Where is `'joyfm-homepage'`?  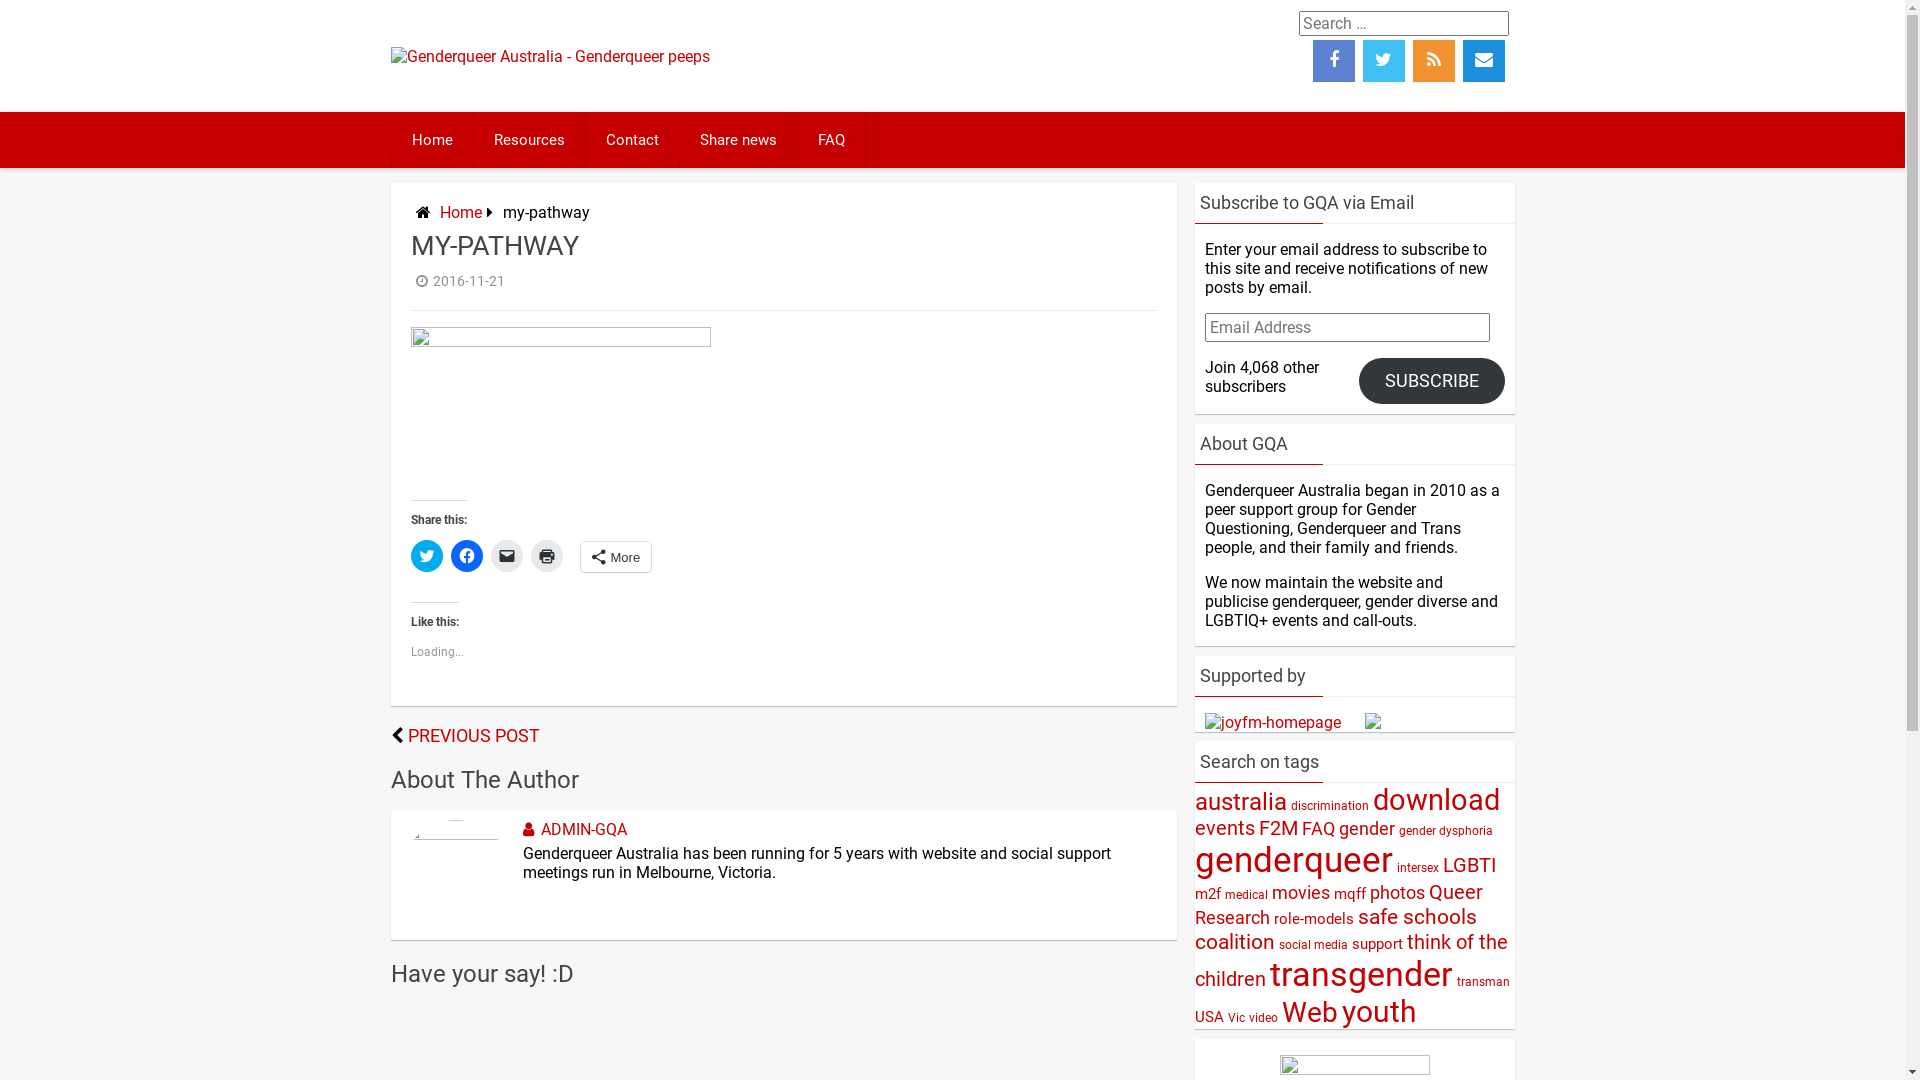
'joyfm-homepage' is located at coordinates (1271, 722).